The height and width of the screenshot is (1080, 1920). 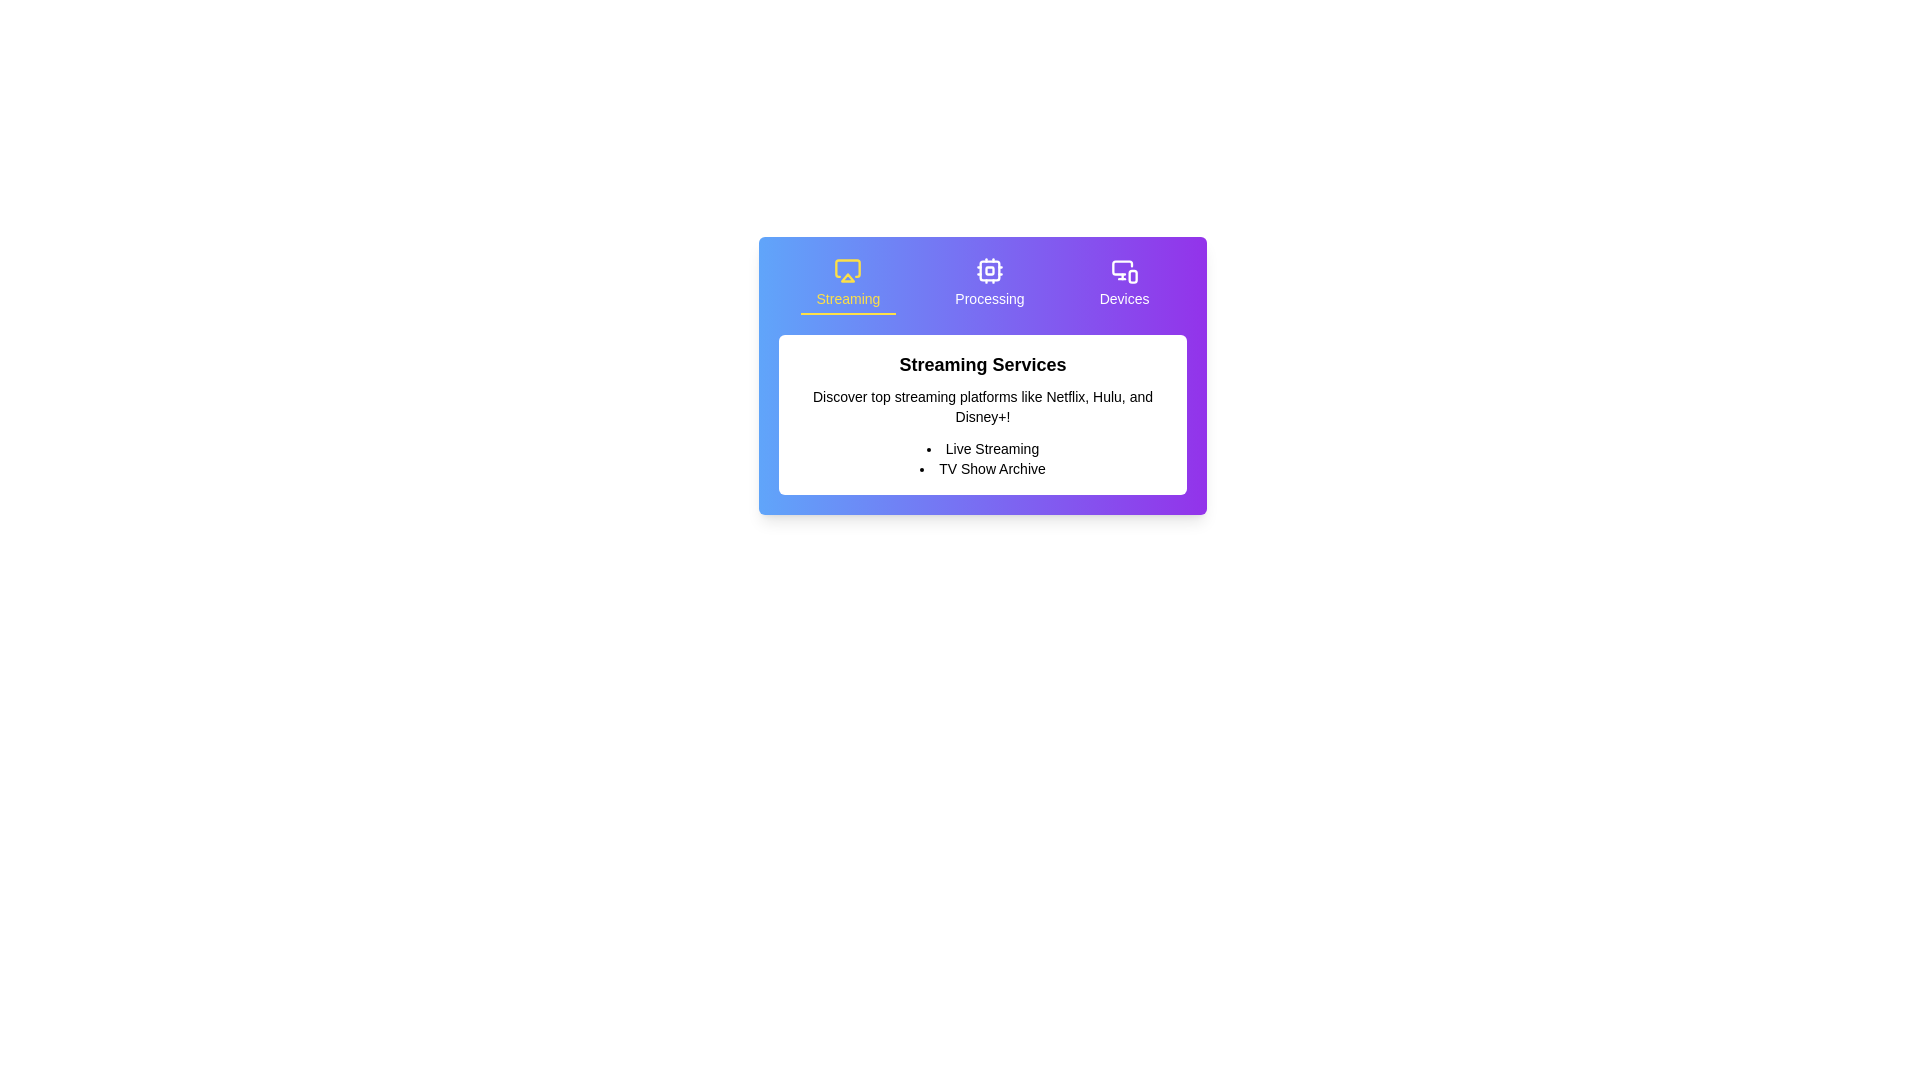 I want to click on the Navigation link with a processor chip icon and the label 'Processing' for navigation, so click(x=989, y=282).